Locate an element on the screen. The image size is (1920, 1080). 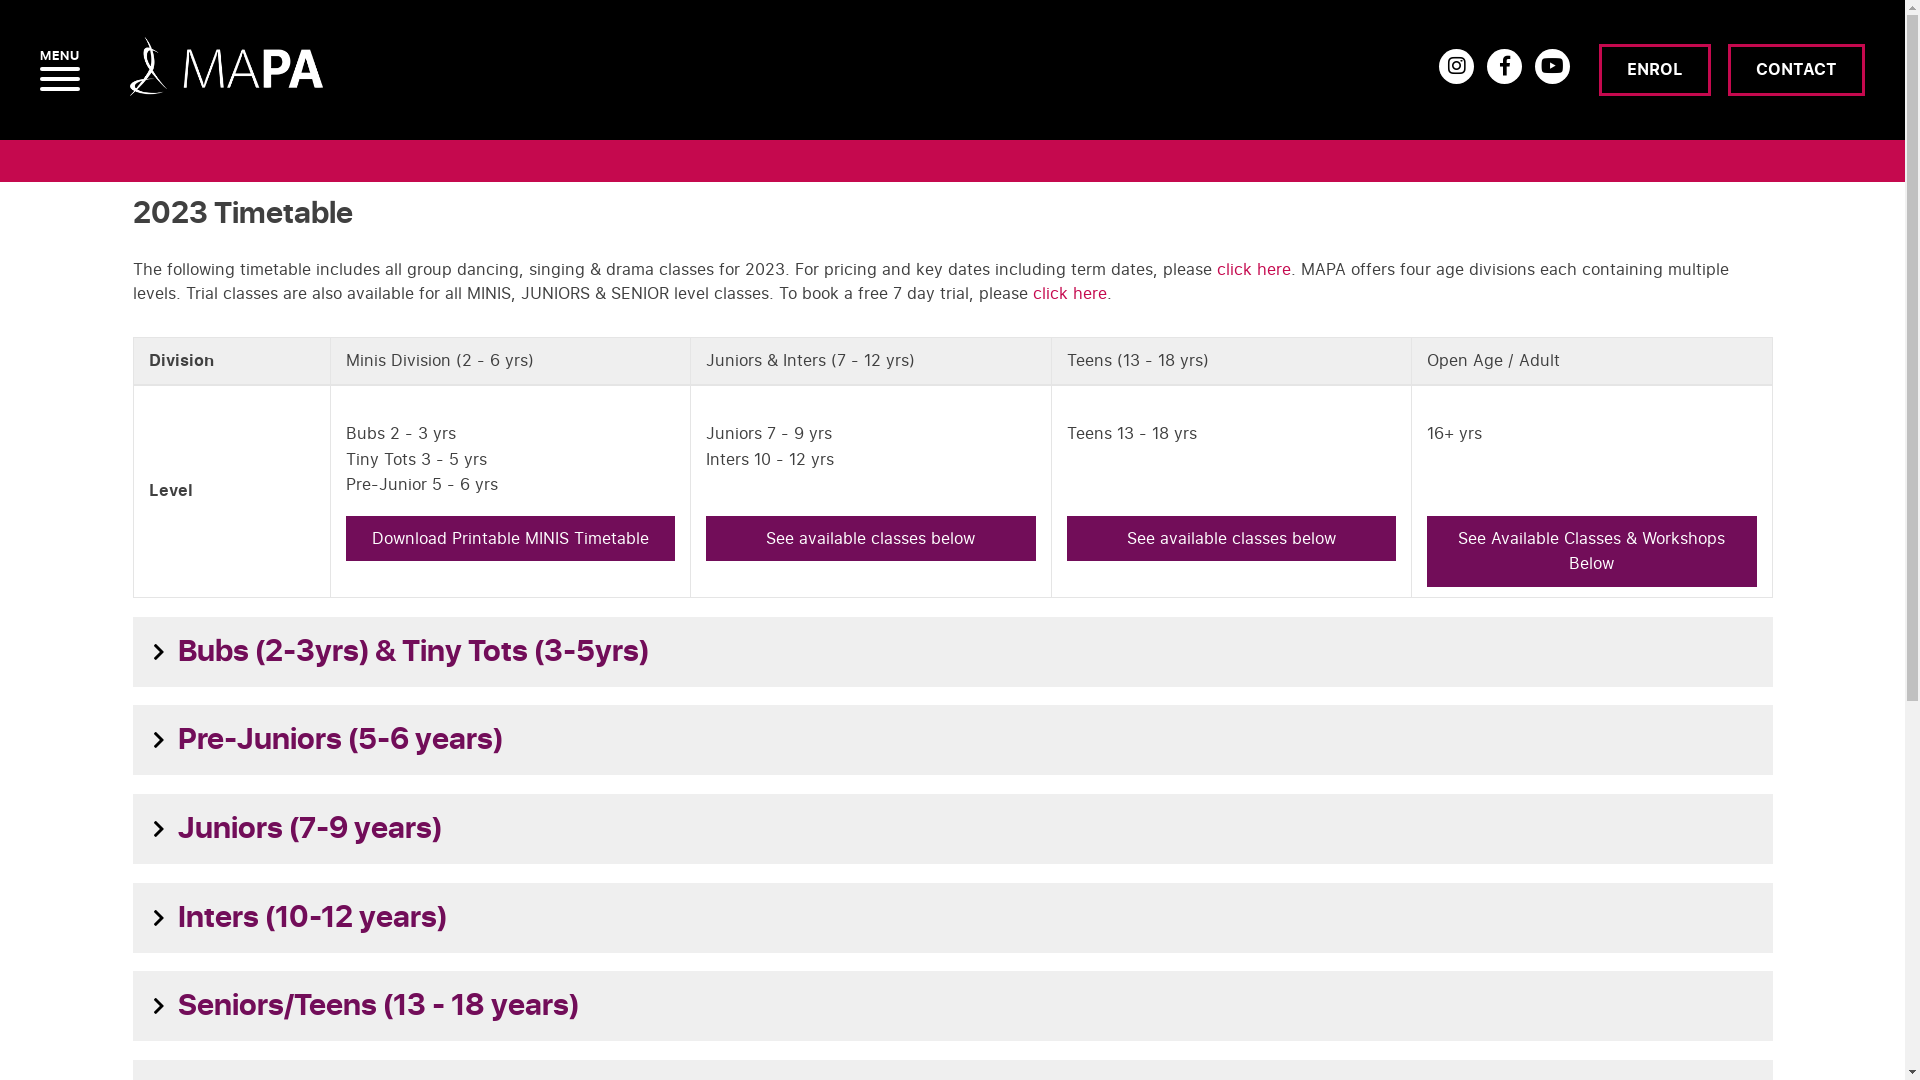
'See available classes below' is located at coordinates (870, 538).